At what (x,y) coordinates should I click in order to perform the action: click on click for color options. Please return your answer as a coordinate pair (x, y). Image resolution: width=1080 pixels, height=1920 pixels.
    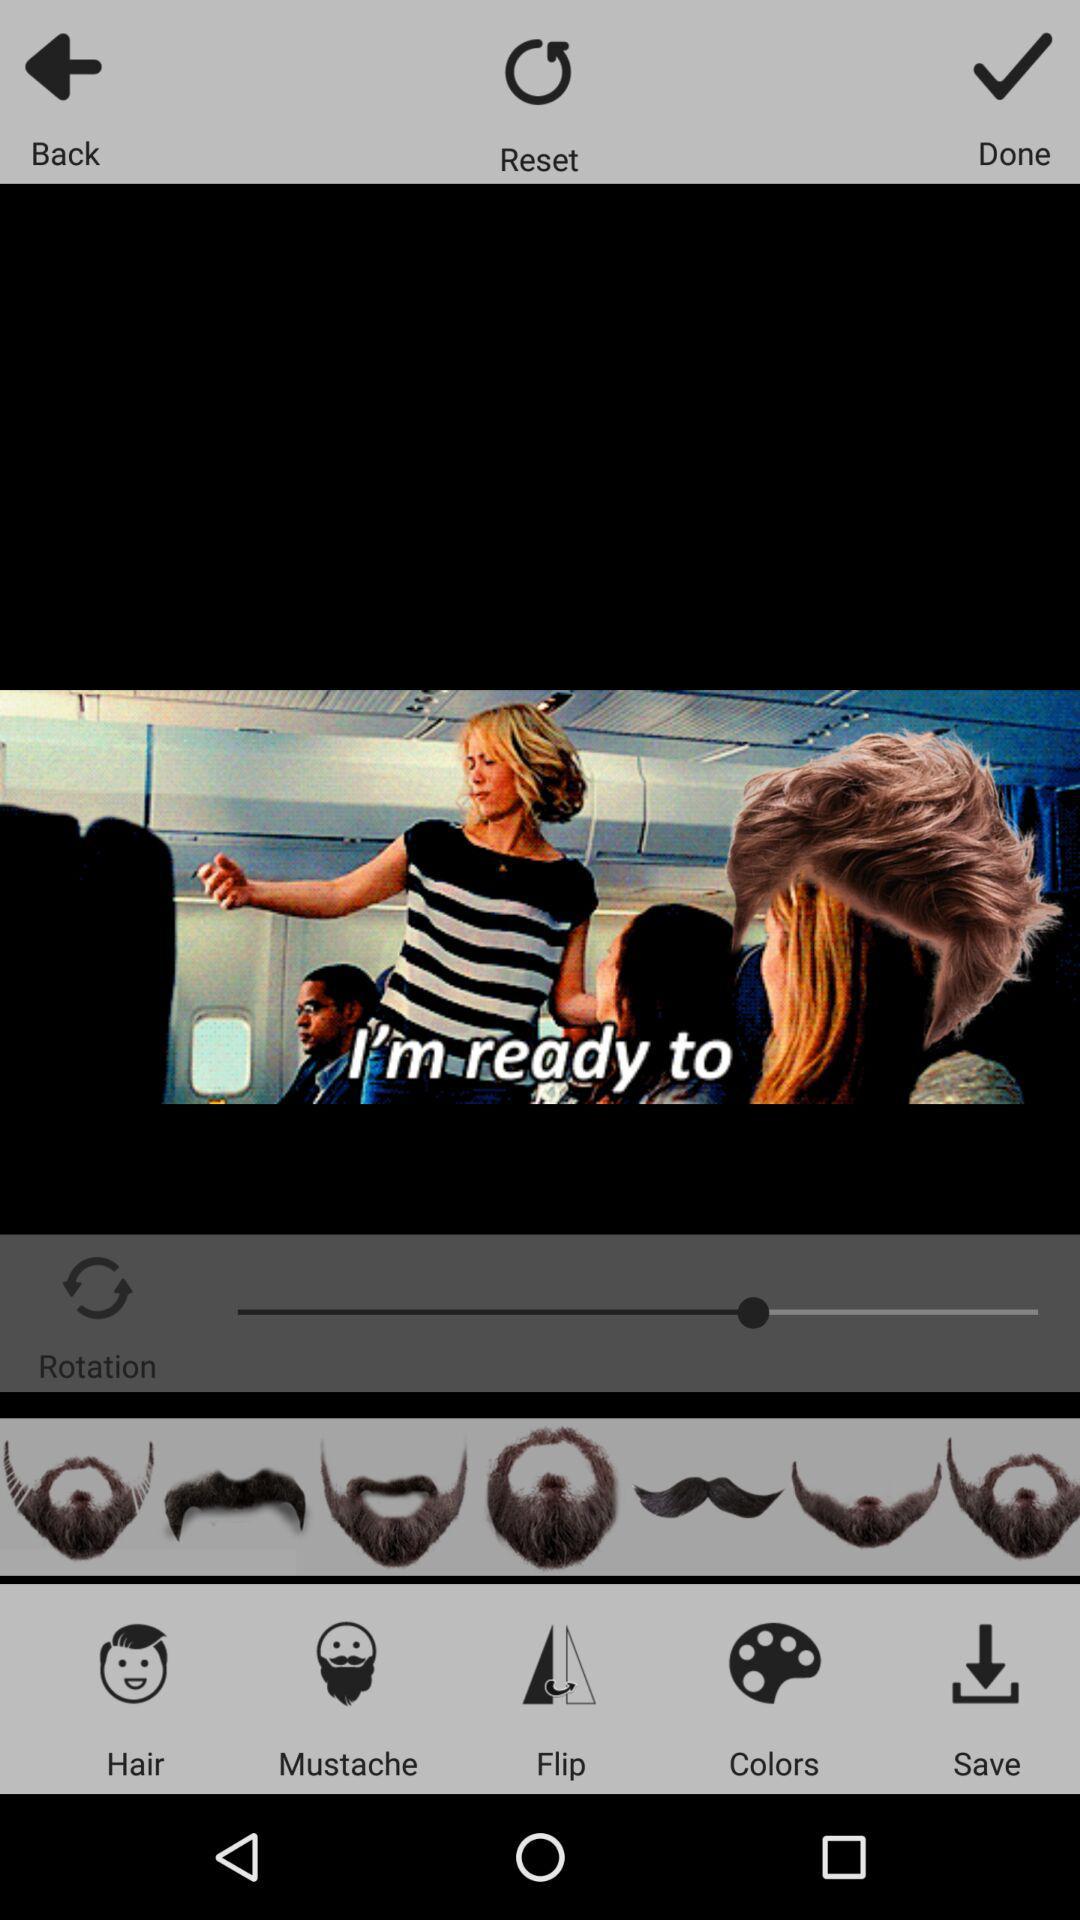
    Looking at the image, I should click on (773, 1662).